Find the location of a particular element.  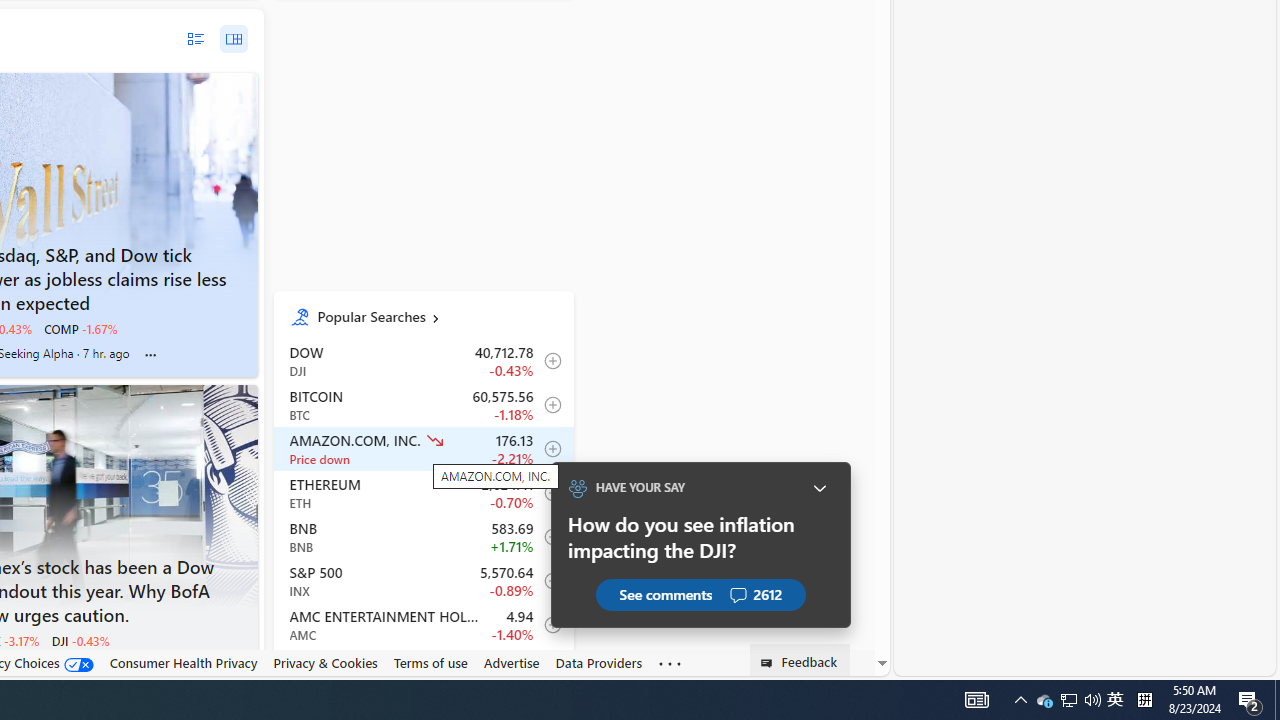

'Consumer Health Privacy' is located at coordinates (183, 663).